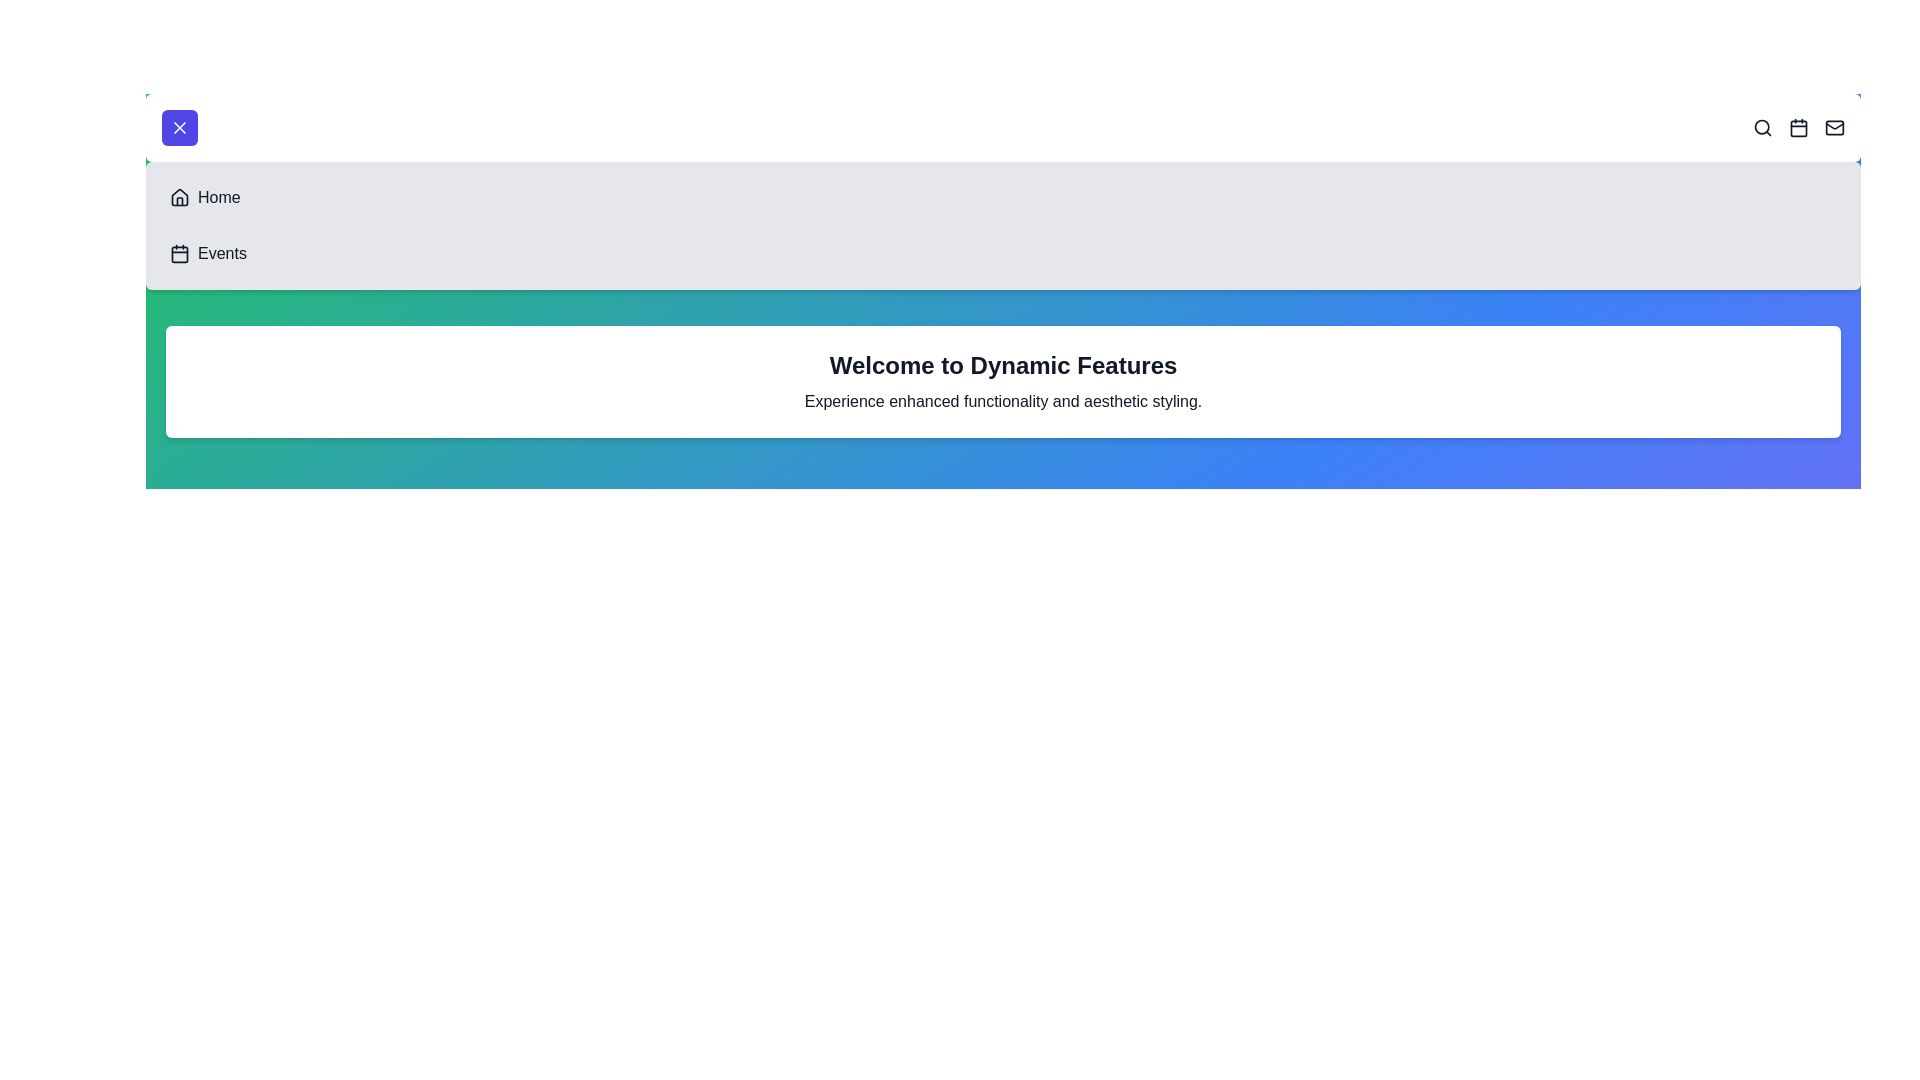 This screenshot has width=1920, height=1080. Describe the element at coordinates (1799, 127) in the screenshot. I see `the Calendar icon in the header` at that location.